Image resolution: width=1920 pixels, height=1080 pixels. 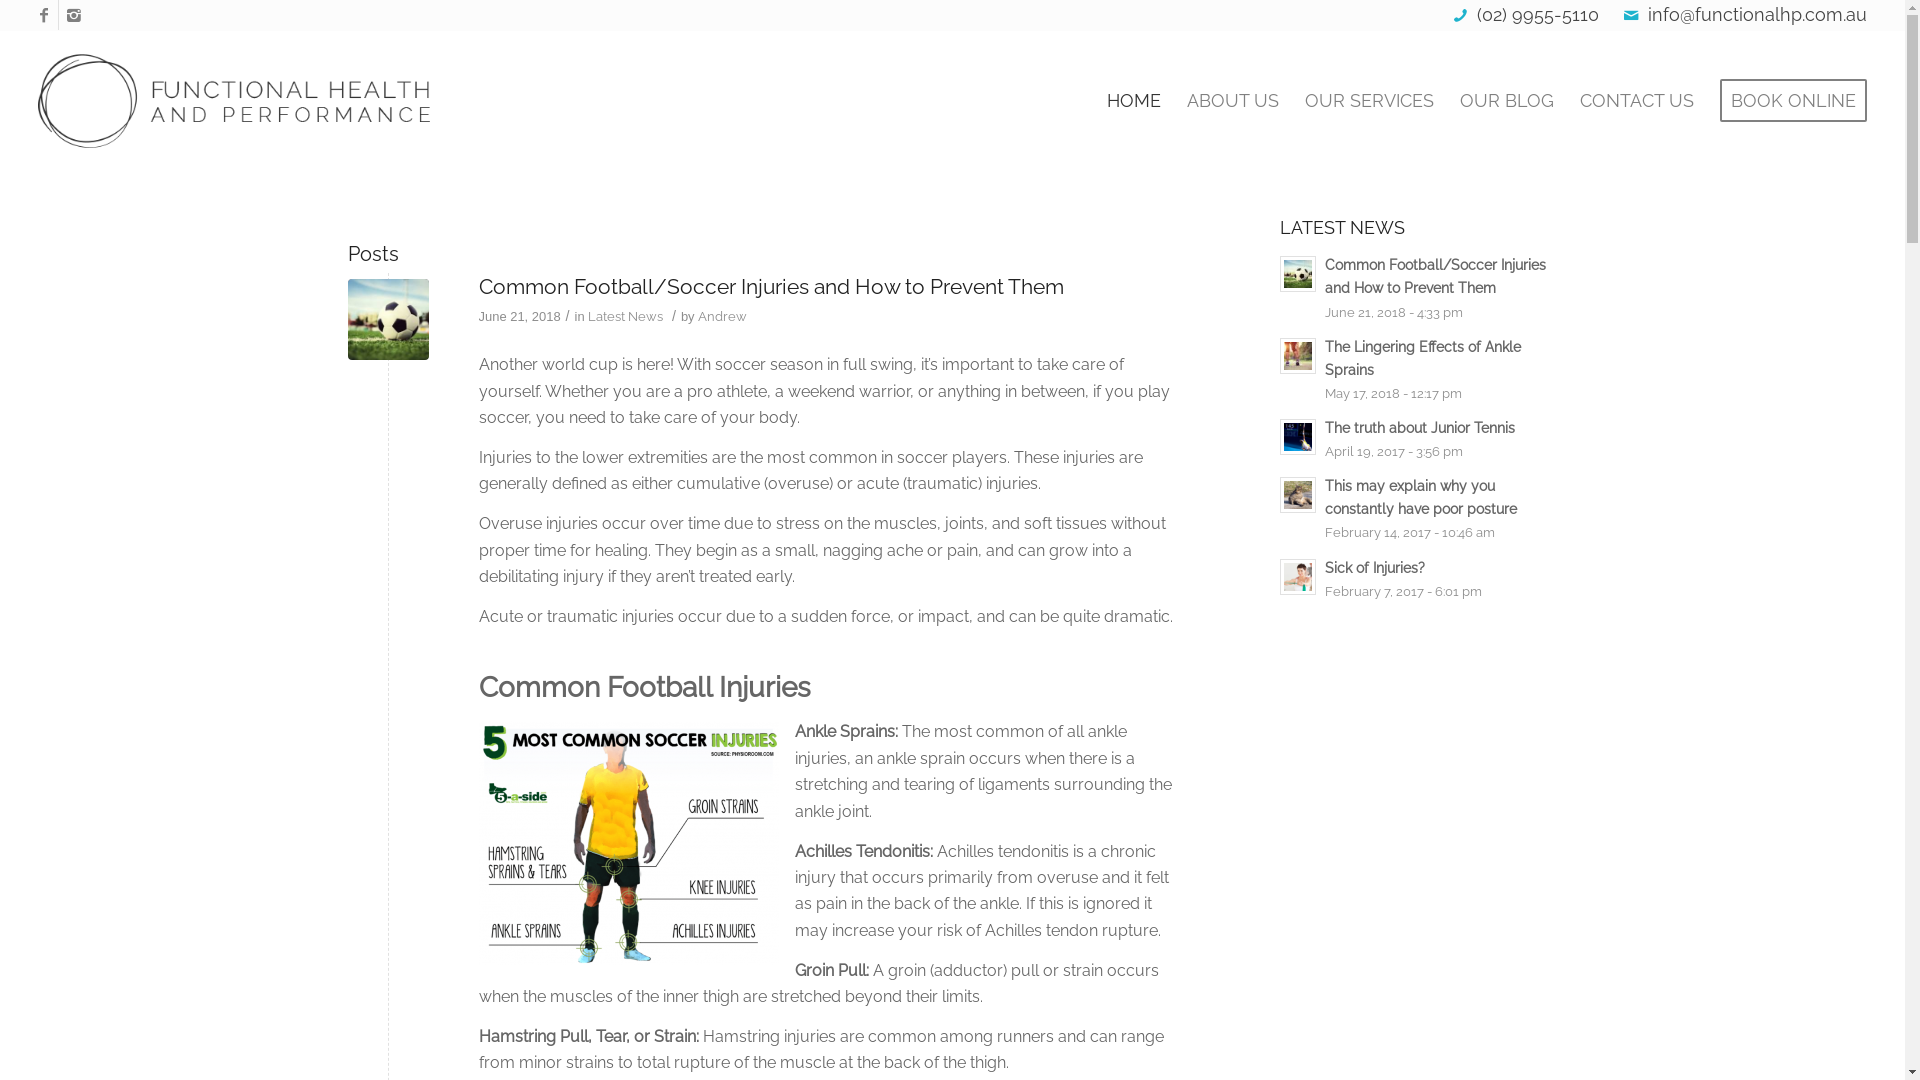 What do you see at coordinates (769, 286) in the screenshot?
I see `'Common Football/Soccer Injuries and How to Prevent Them'` at bounding box center [769, 286].